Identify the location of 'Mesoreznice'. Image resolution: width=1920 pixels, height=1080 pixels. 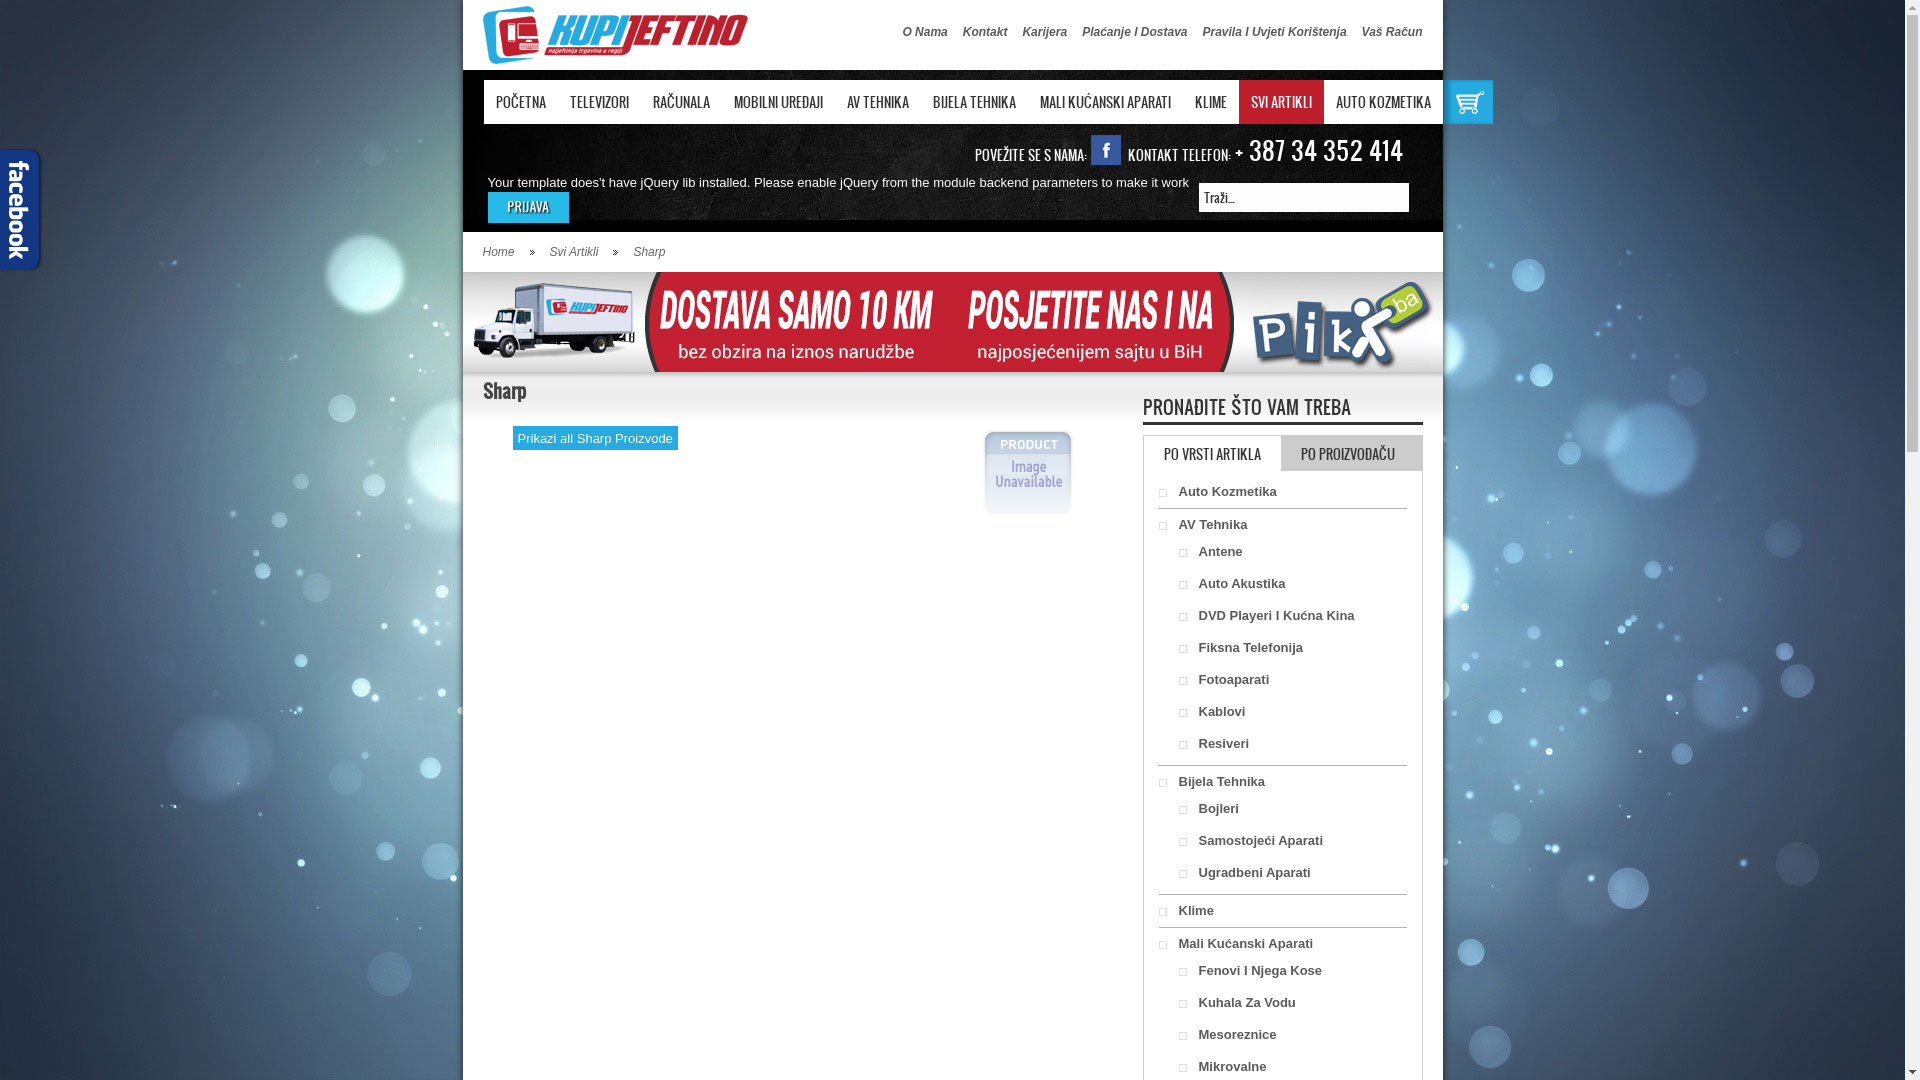
(1291, 1034).